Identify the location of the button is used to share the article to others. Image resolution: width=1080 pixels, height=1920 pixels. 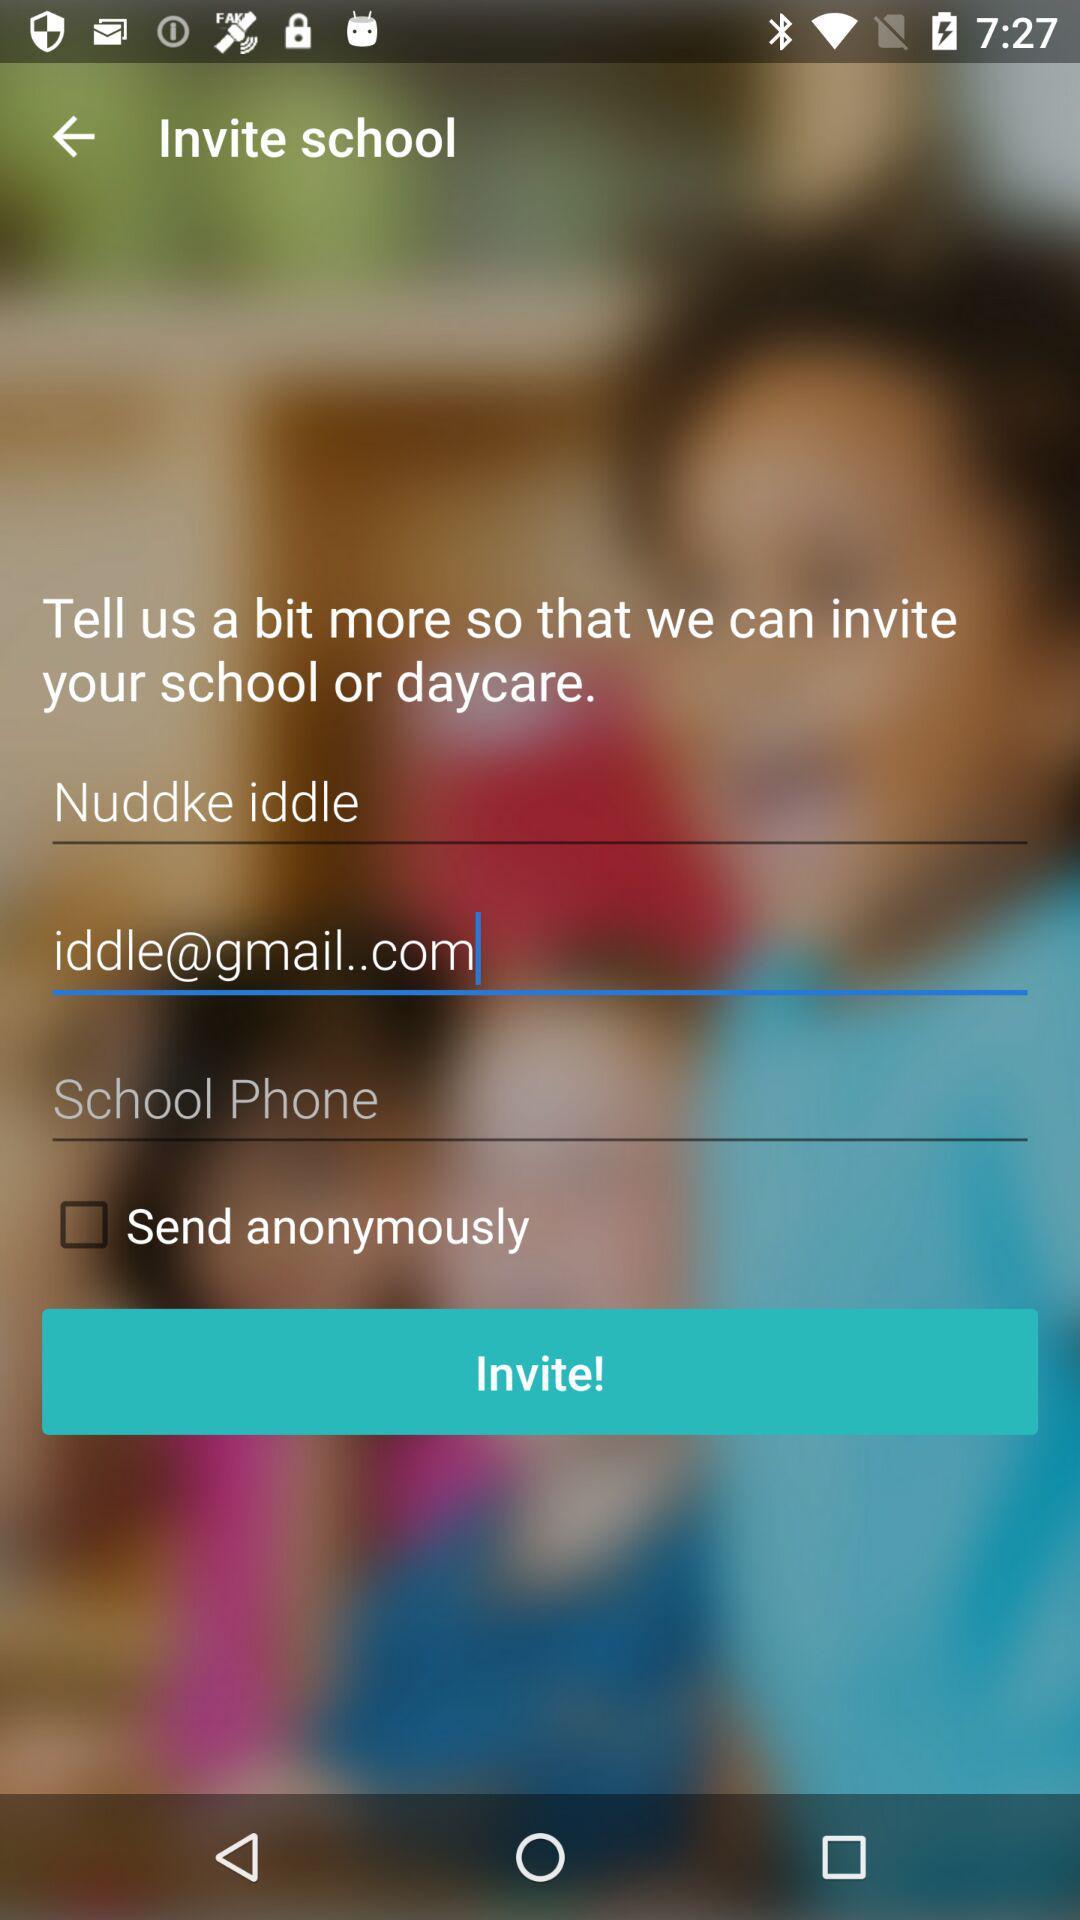
(540, 1097).